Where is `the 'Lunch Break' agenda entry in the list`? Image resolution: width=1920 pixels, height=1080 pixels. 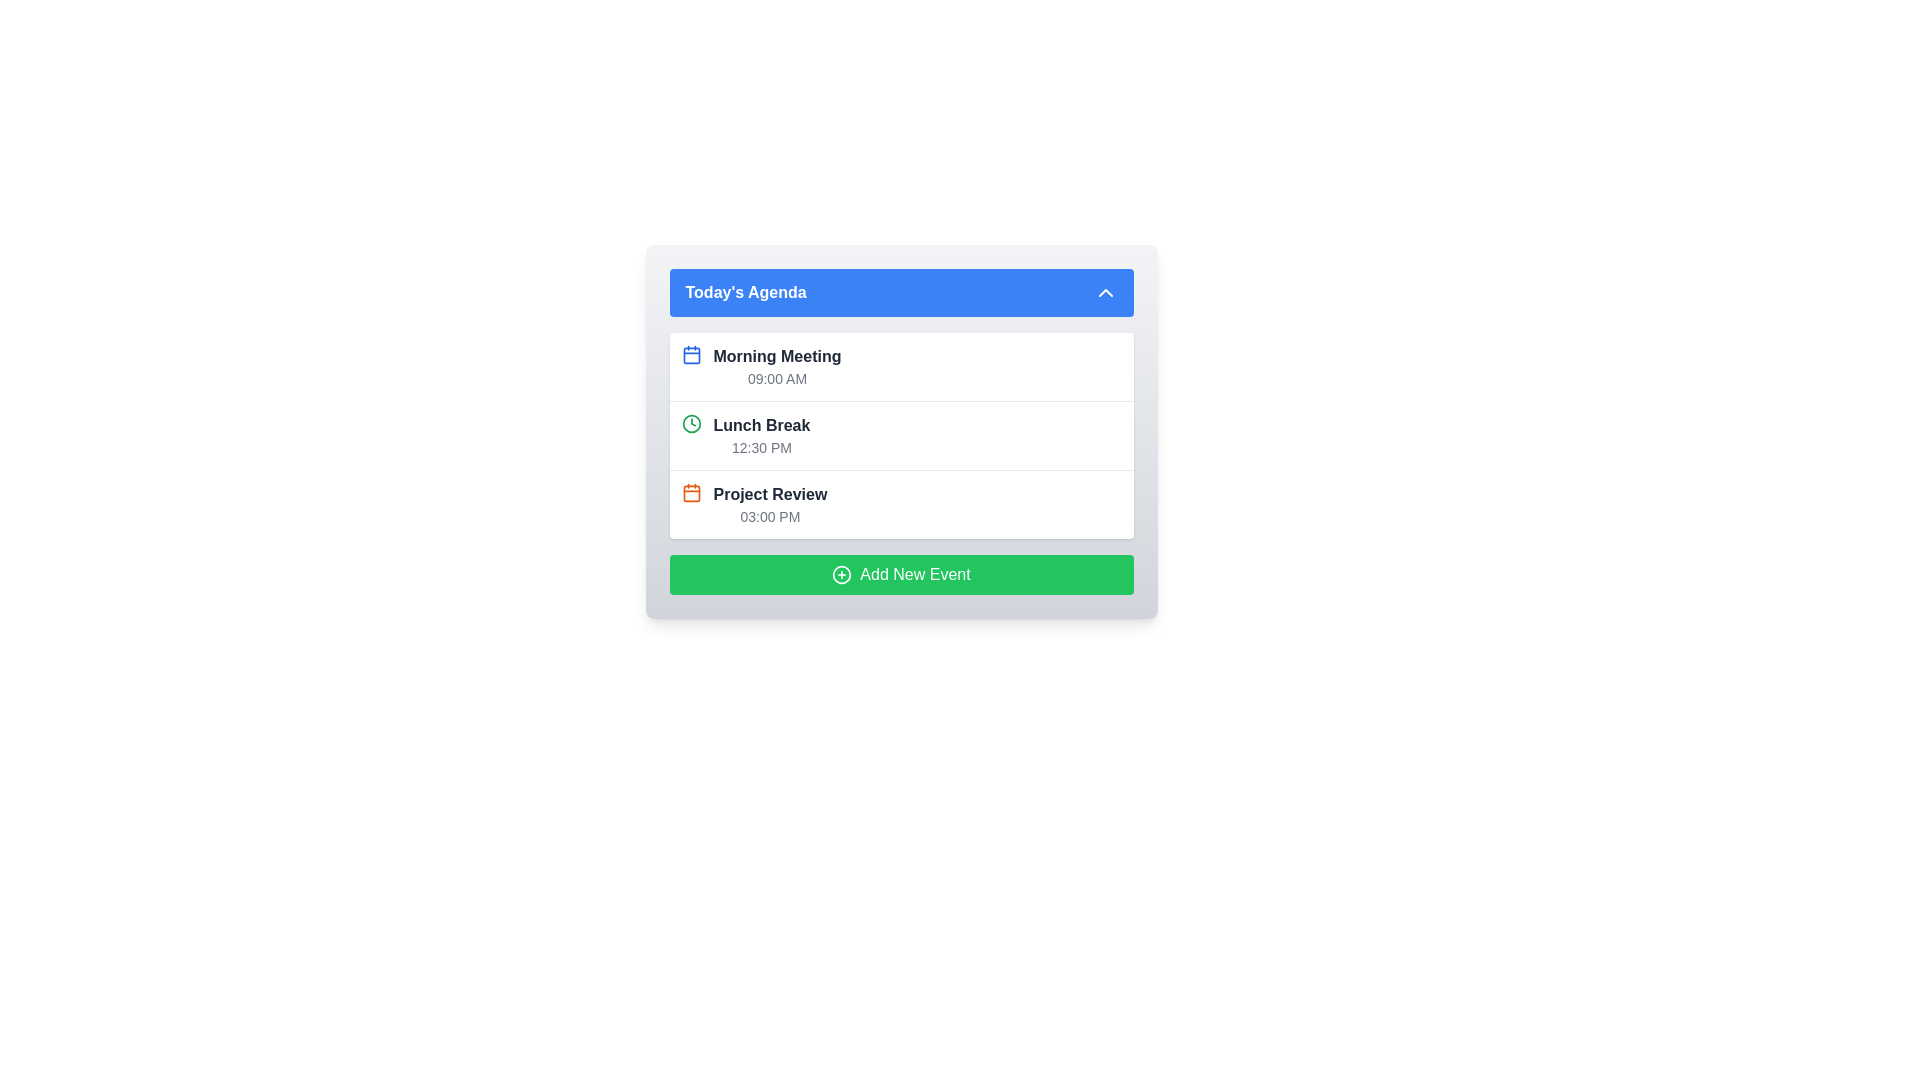
the 'Lunch Break' agenda entry in the list is located at coordinates (900, 431).